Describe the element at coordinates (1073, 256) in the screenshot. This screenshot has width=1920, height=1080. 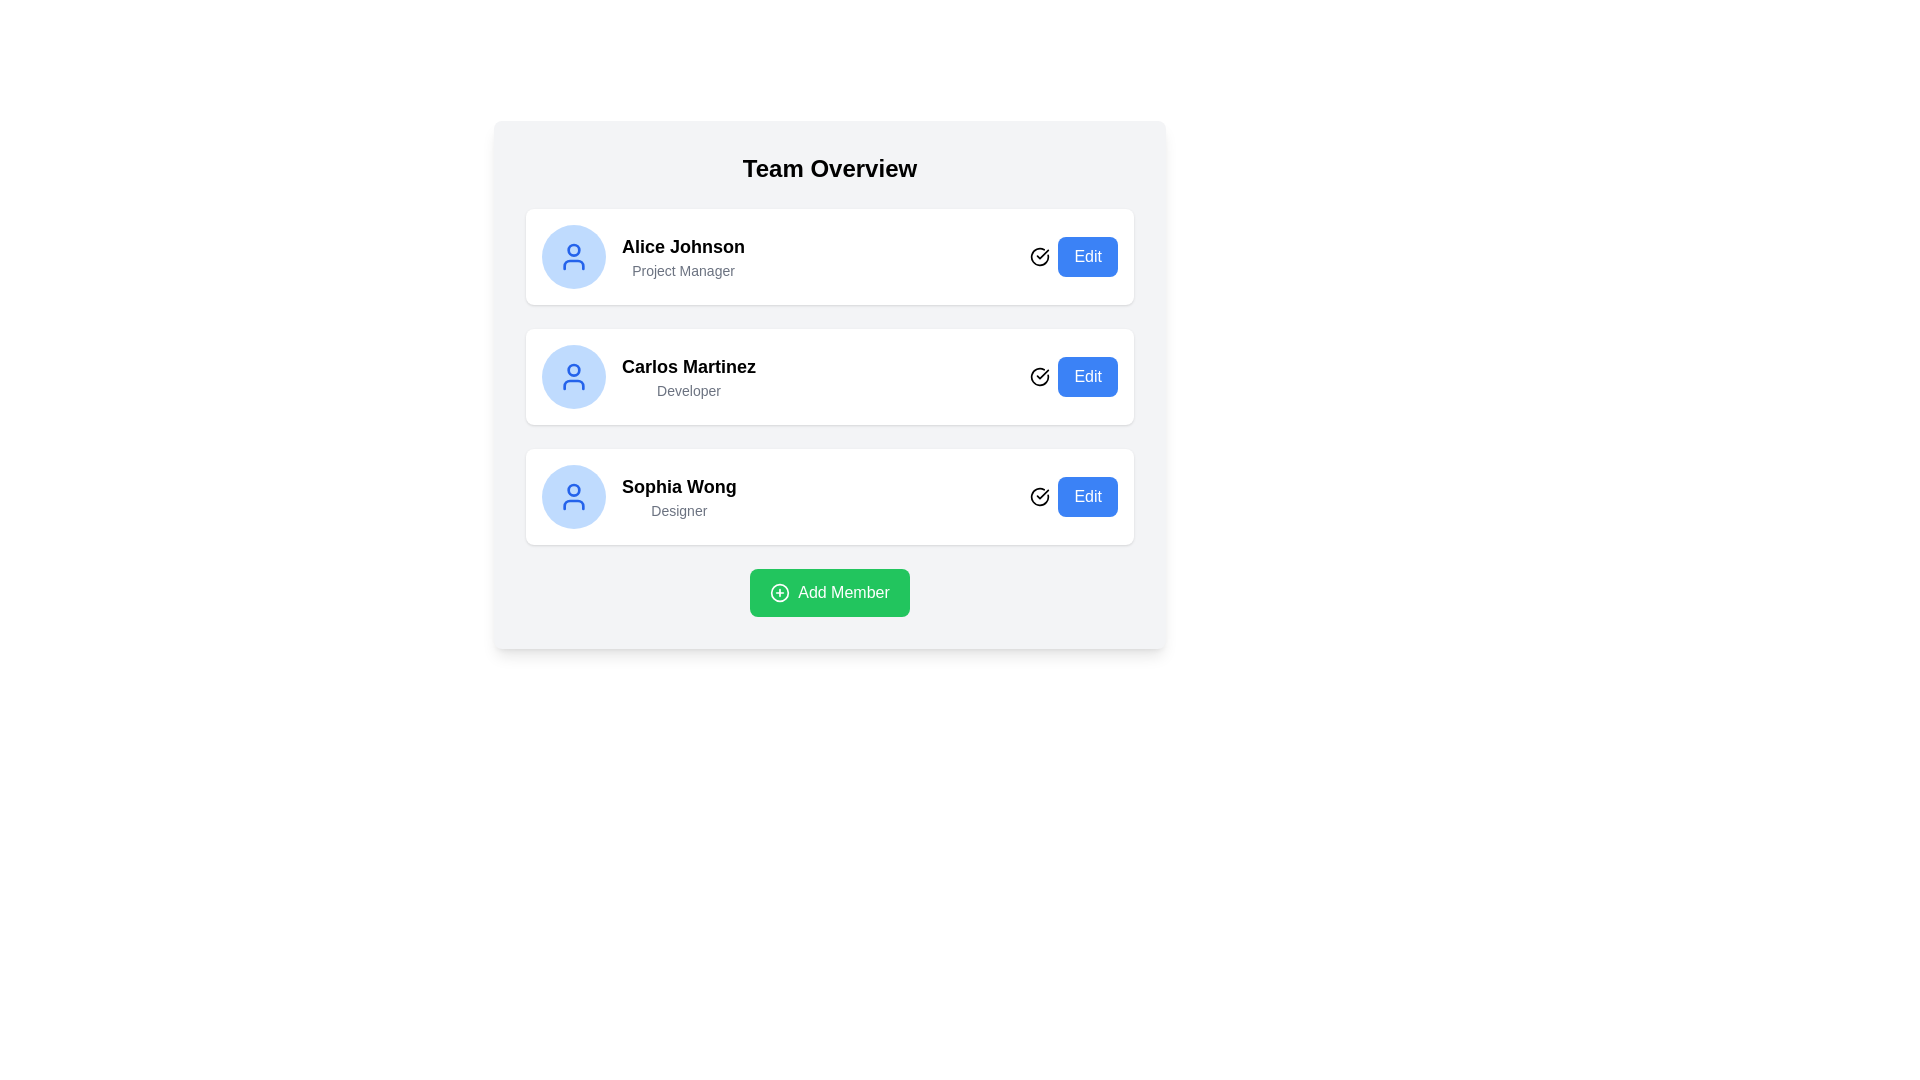
I see `the 'Edit' button with a blue background and white text, located on the right side of the row for user 'Alice Johnson', to initiate editing` at that location.